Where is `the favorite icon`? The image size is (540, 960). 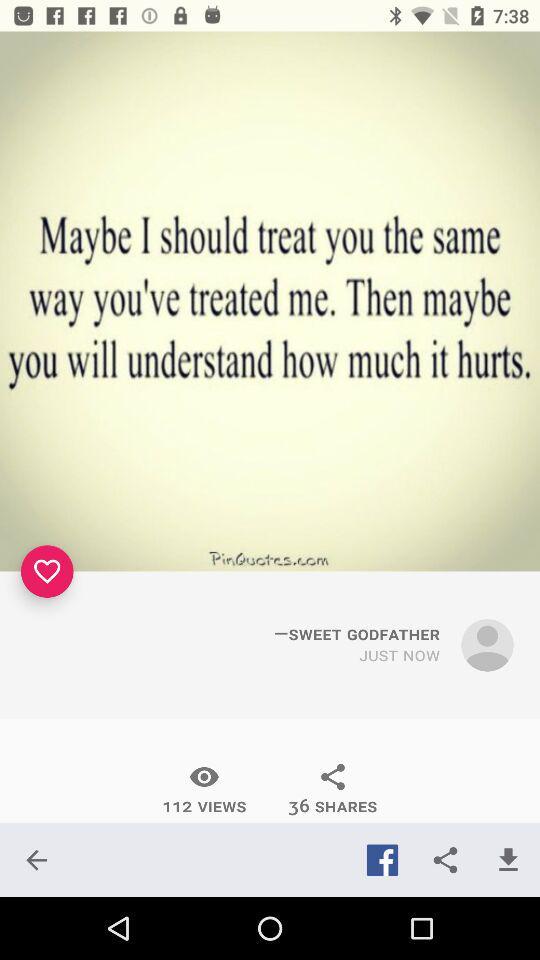
the favorite icon is located at coordinates (47, 571).